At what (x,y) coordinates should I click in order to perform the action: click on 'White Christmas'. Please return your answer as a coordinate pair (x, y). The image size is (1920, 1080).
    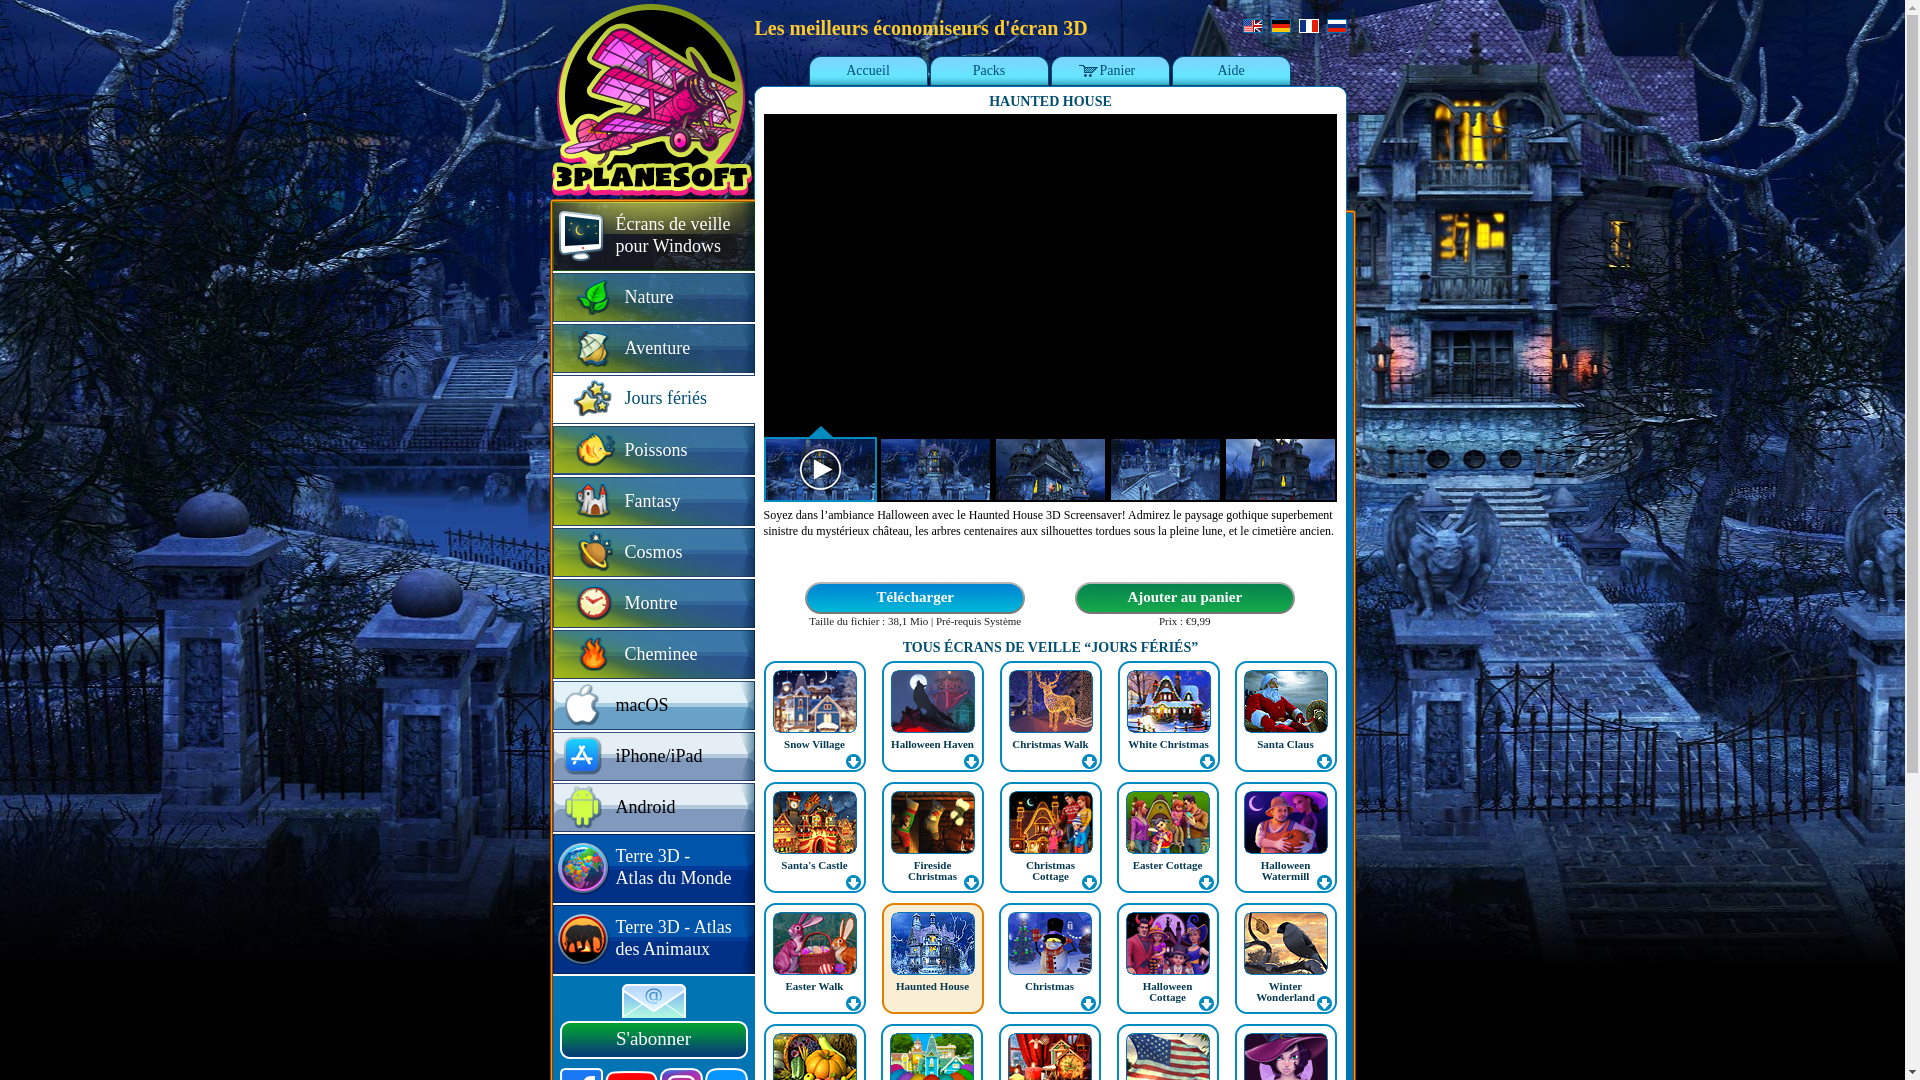
    Looking at the image, I should click on (1169, 715).